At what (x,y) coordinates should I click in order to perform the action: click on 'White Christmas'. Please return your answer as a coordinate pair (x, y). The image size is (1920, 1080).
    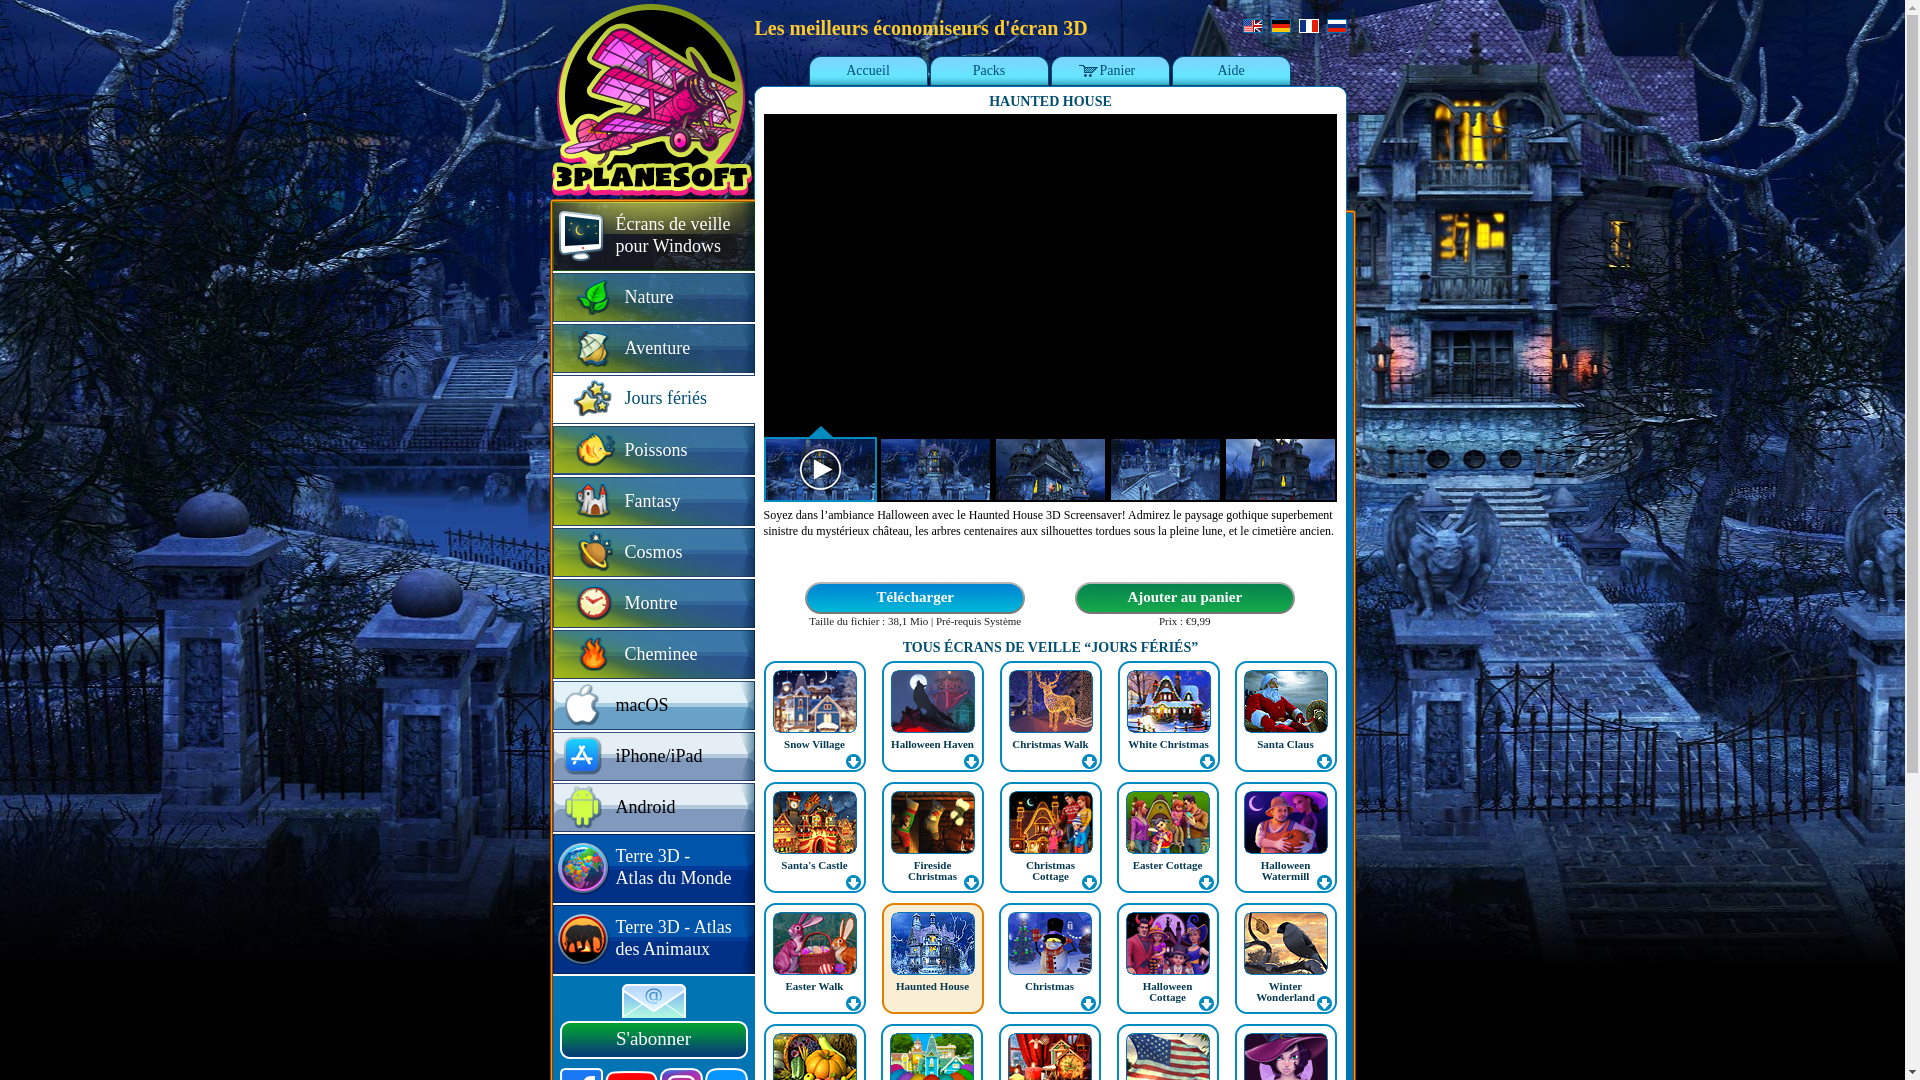
    Looking at the image, I should click on (1169, 715).